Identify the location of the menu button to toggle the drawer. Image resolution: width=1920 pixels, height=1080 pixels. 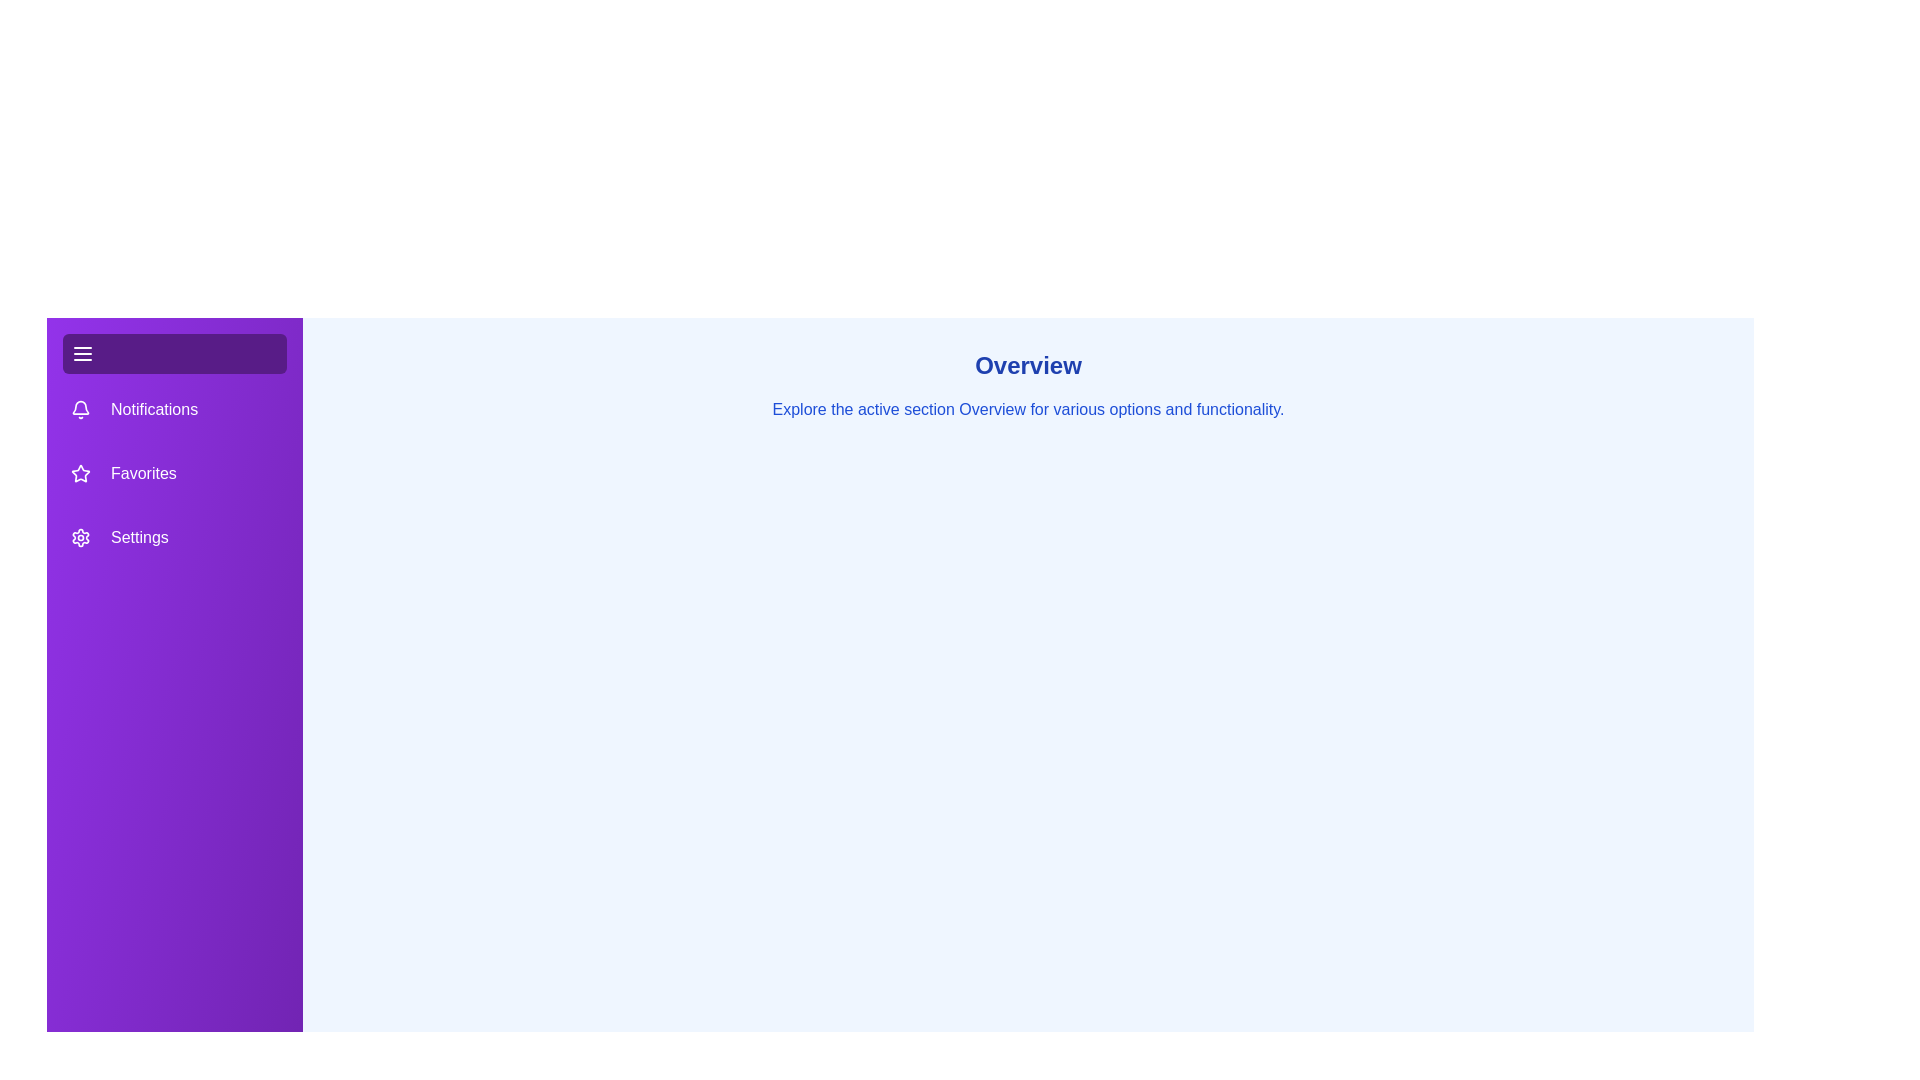
(174, 353).